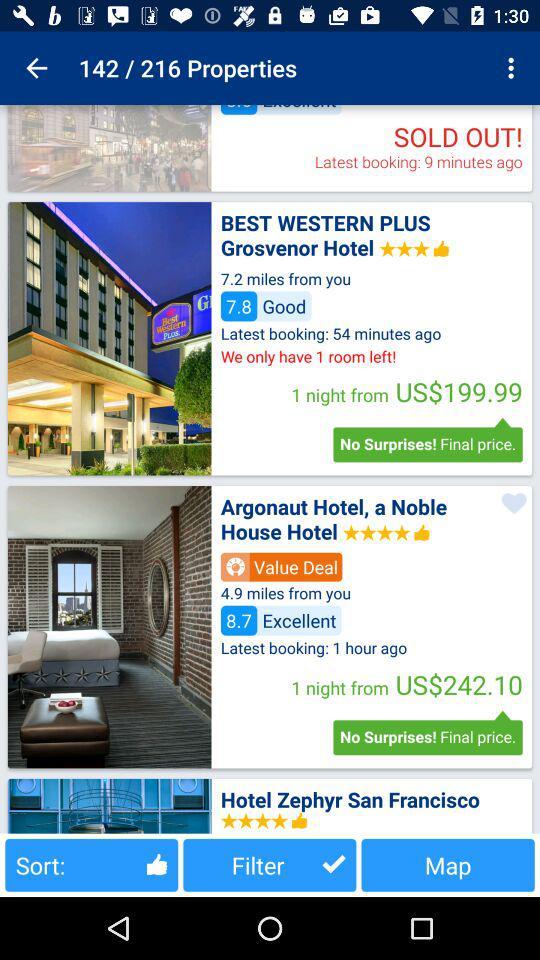  I want to click on sort:  icon, so click(90, 864).